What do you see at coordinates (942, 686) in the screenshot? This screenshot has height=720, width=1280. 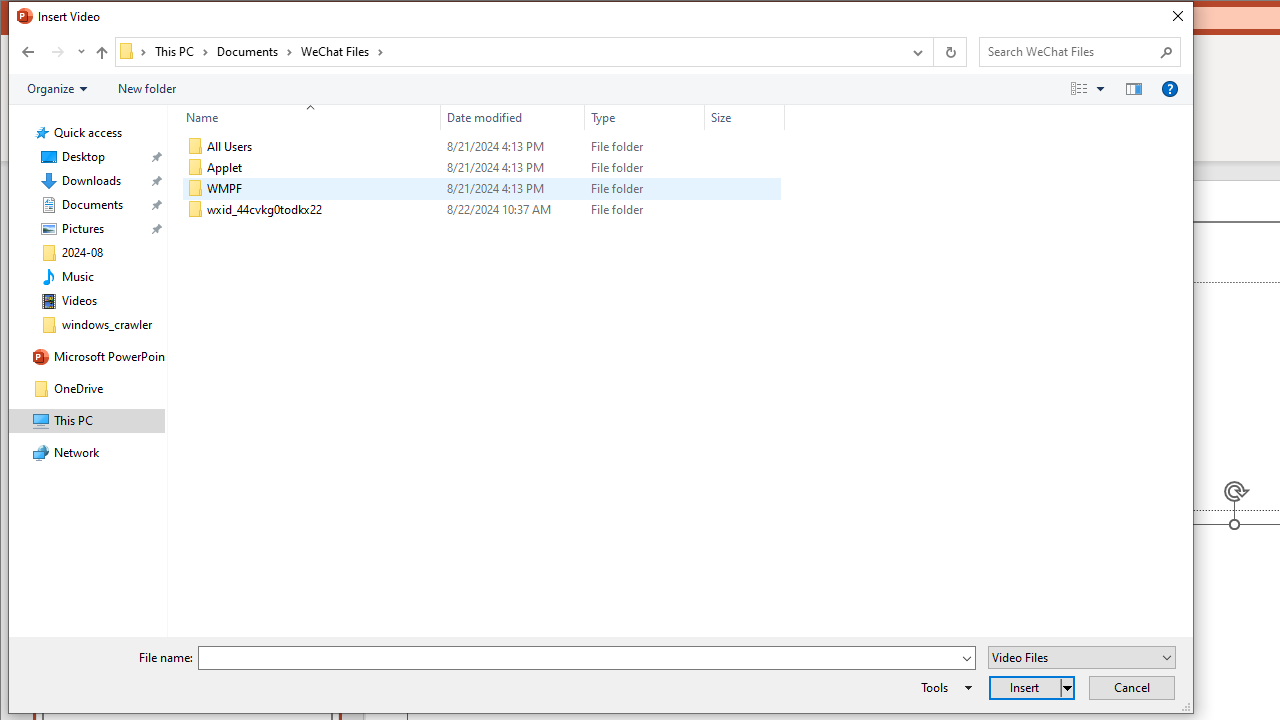 I see `'Tools'` at bounding box center [942, 686].